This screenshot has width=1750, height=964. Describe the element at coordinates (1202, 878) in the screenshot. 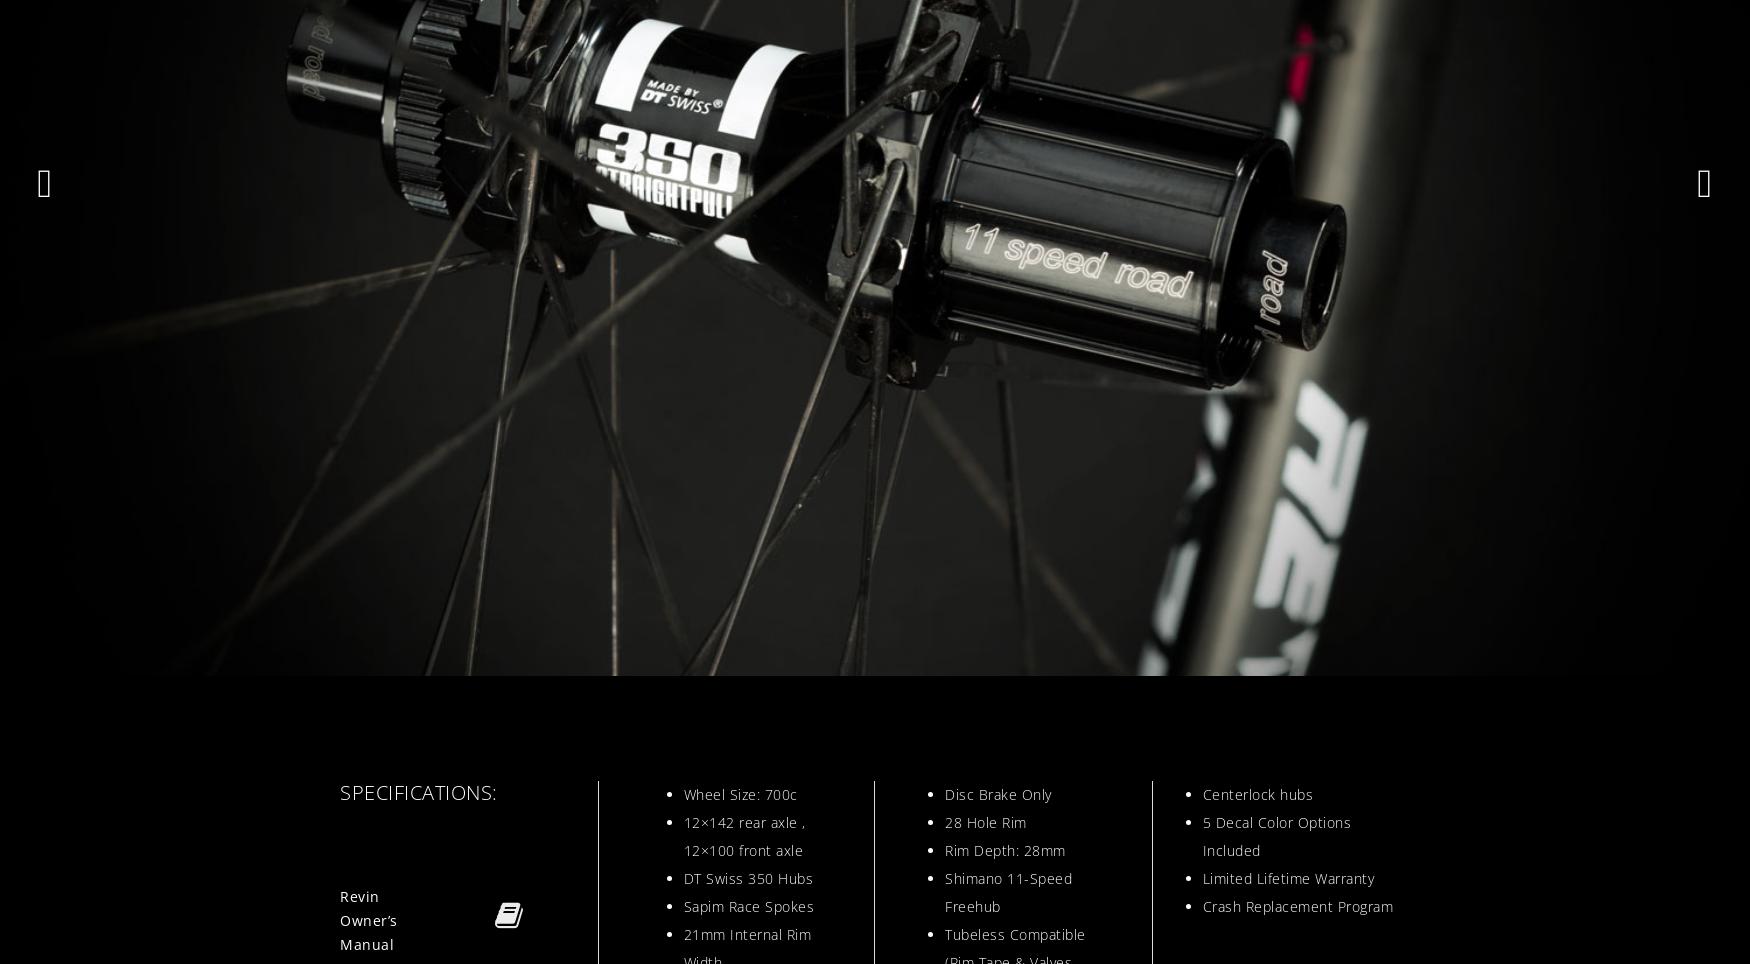

I see `'Limited Lifetime Warranty'` at that location.